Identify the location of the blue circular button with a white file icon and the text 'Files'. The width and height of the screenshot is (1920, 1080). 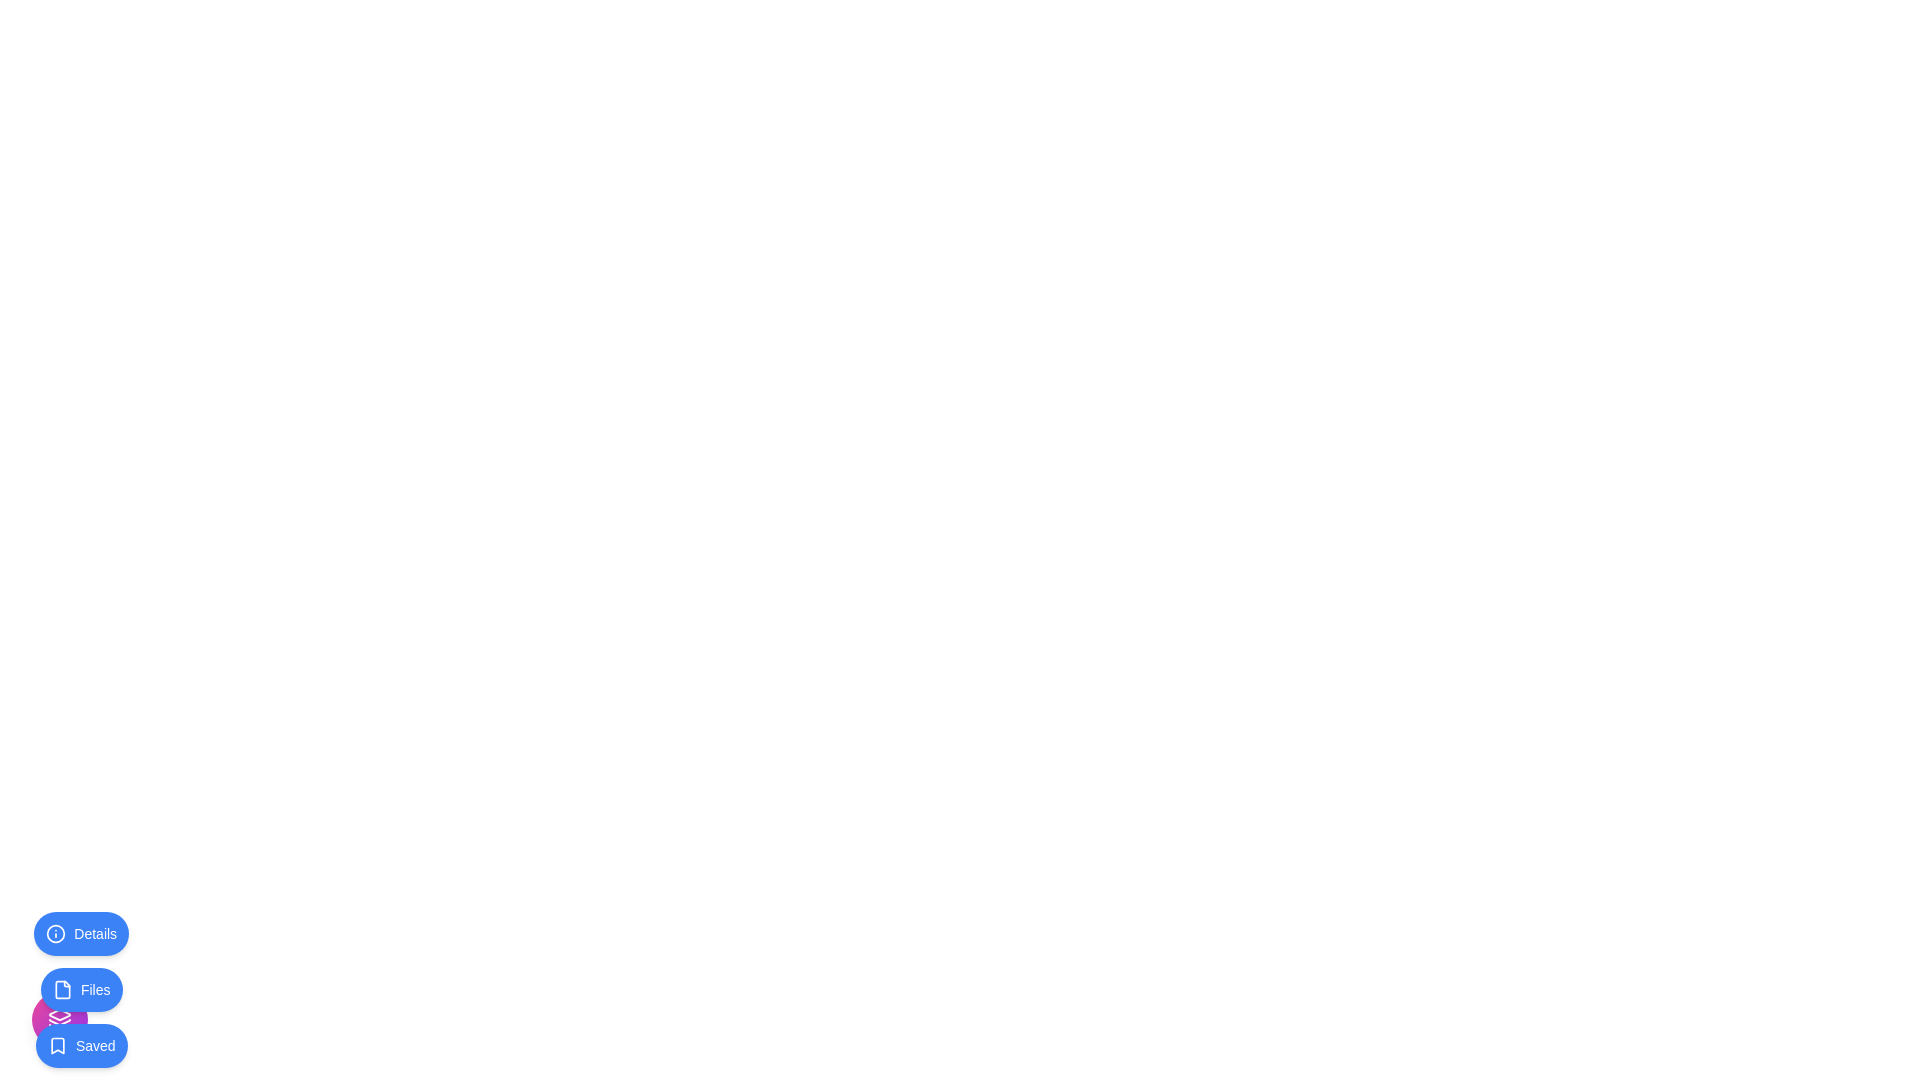
(80, 990).